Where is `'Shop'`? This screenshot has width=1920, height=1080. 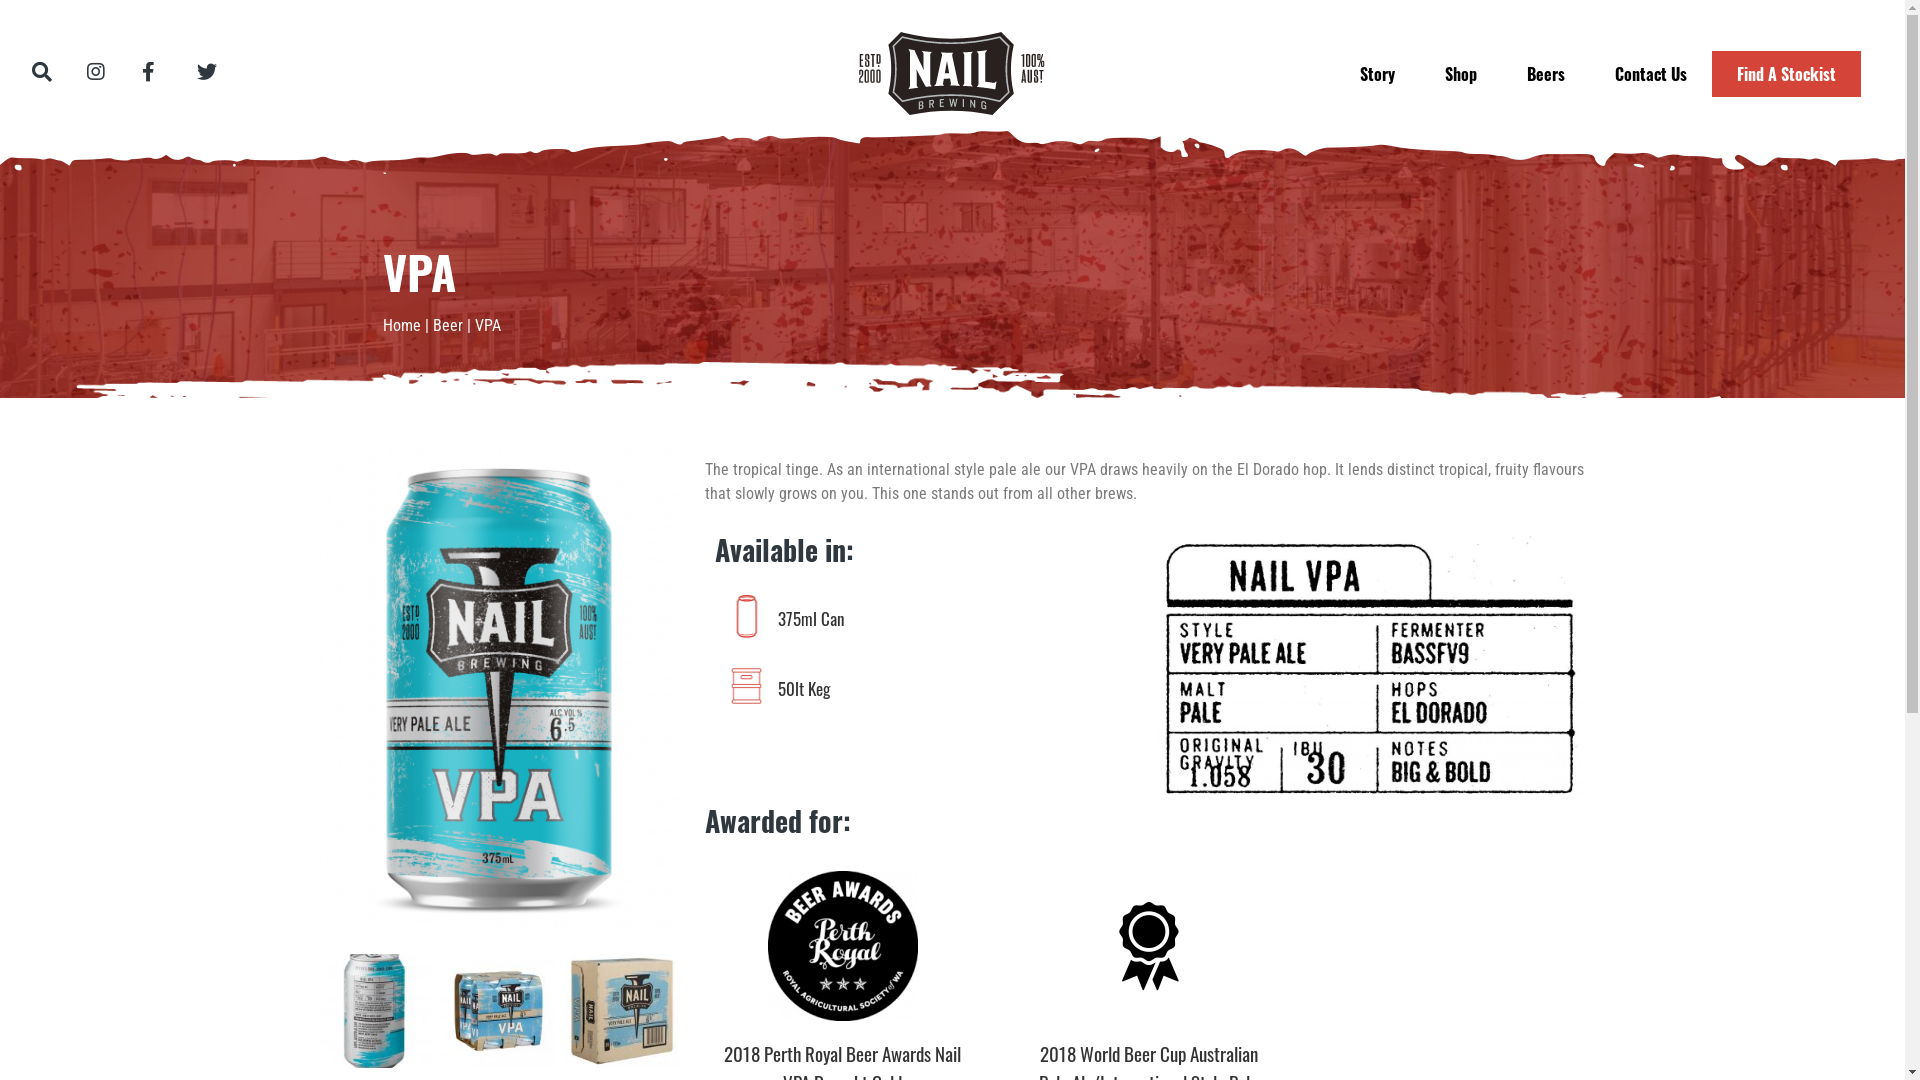
'Shop' is located at coordinates (1460, 72).